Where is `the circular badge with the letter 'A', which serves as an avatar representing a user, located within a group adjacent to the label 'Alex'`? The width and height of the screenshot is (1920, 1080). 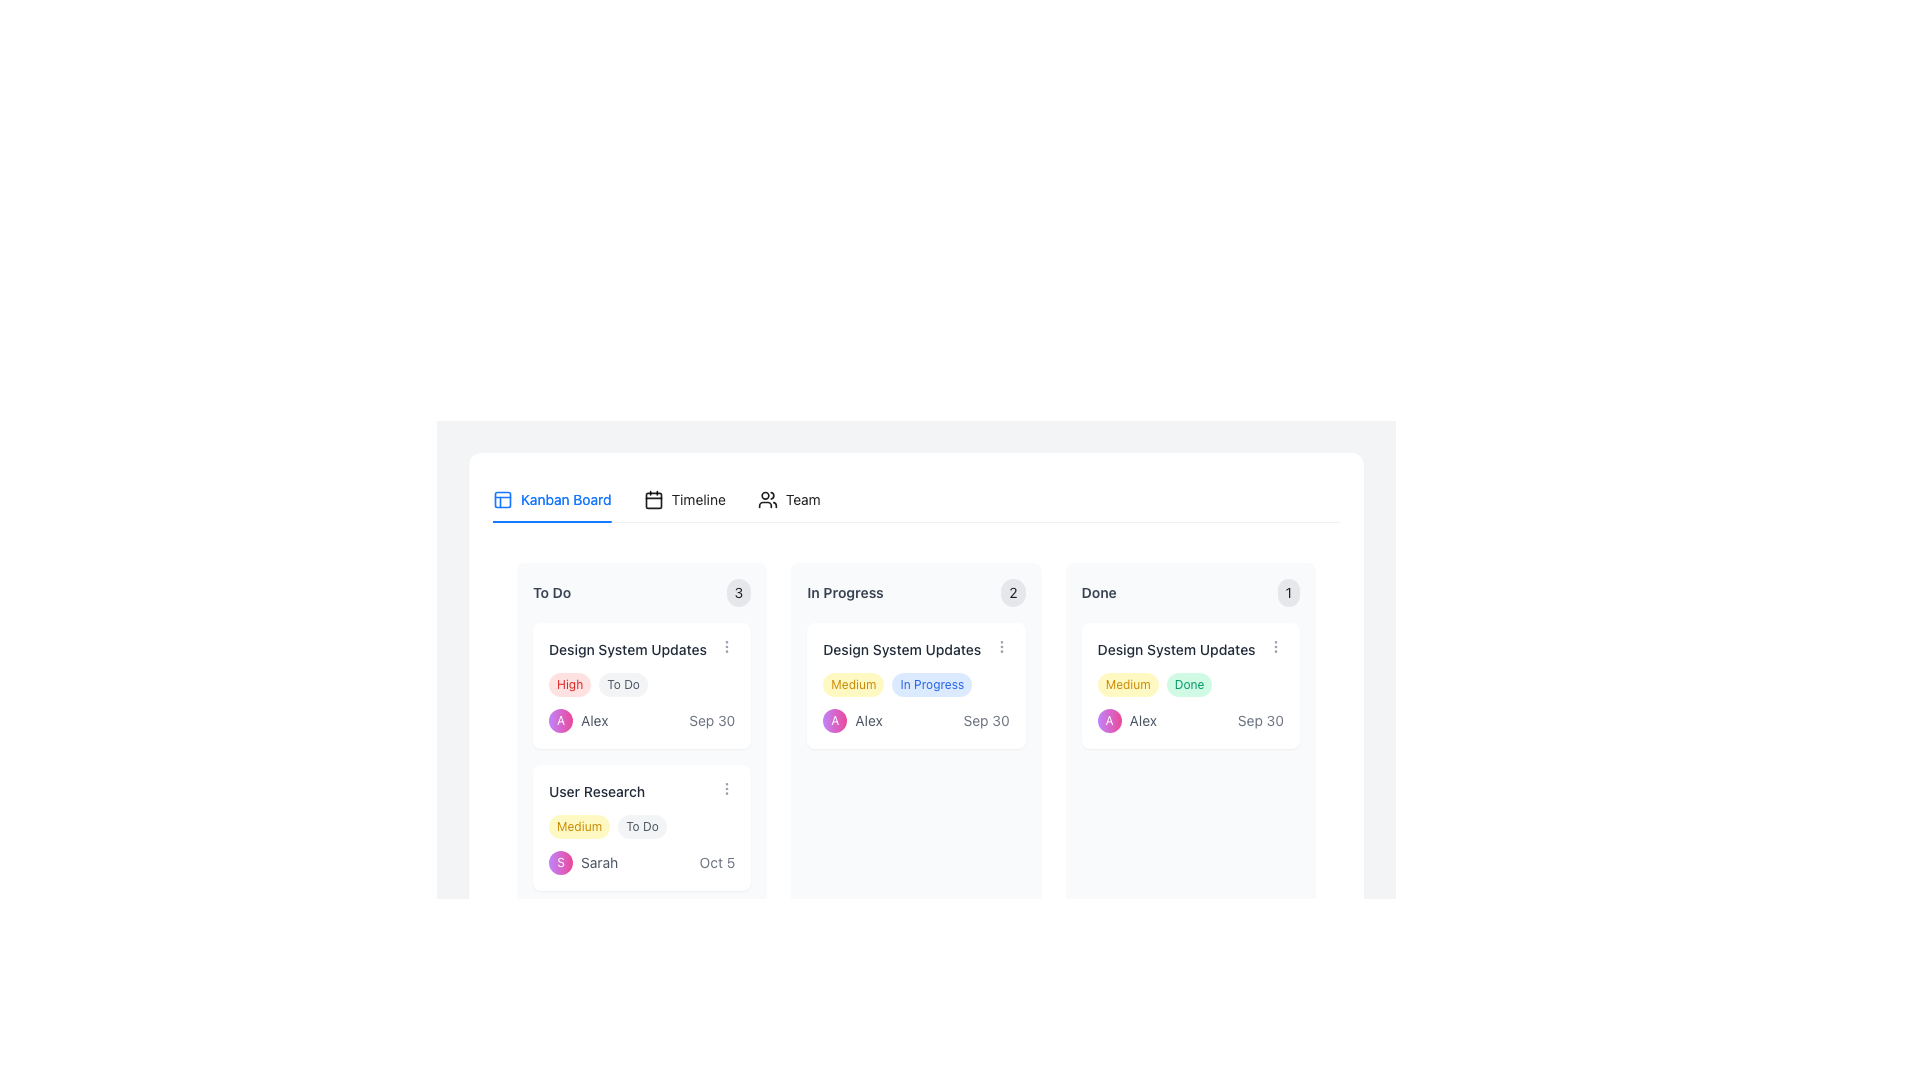
the circular badge with the letter 'A', which serves as an avatar representing a user, located within a group adjacent to the label 'Alex' is located at coordinates (1108, 721).